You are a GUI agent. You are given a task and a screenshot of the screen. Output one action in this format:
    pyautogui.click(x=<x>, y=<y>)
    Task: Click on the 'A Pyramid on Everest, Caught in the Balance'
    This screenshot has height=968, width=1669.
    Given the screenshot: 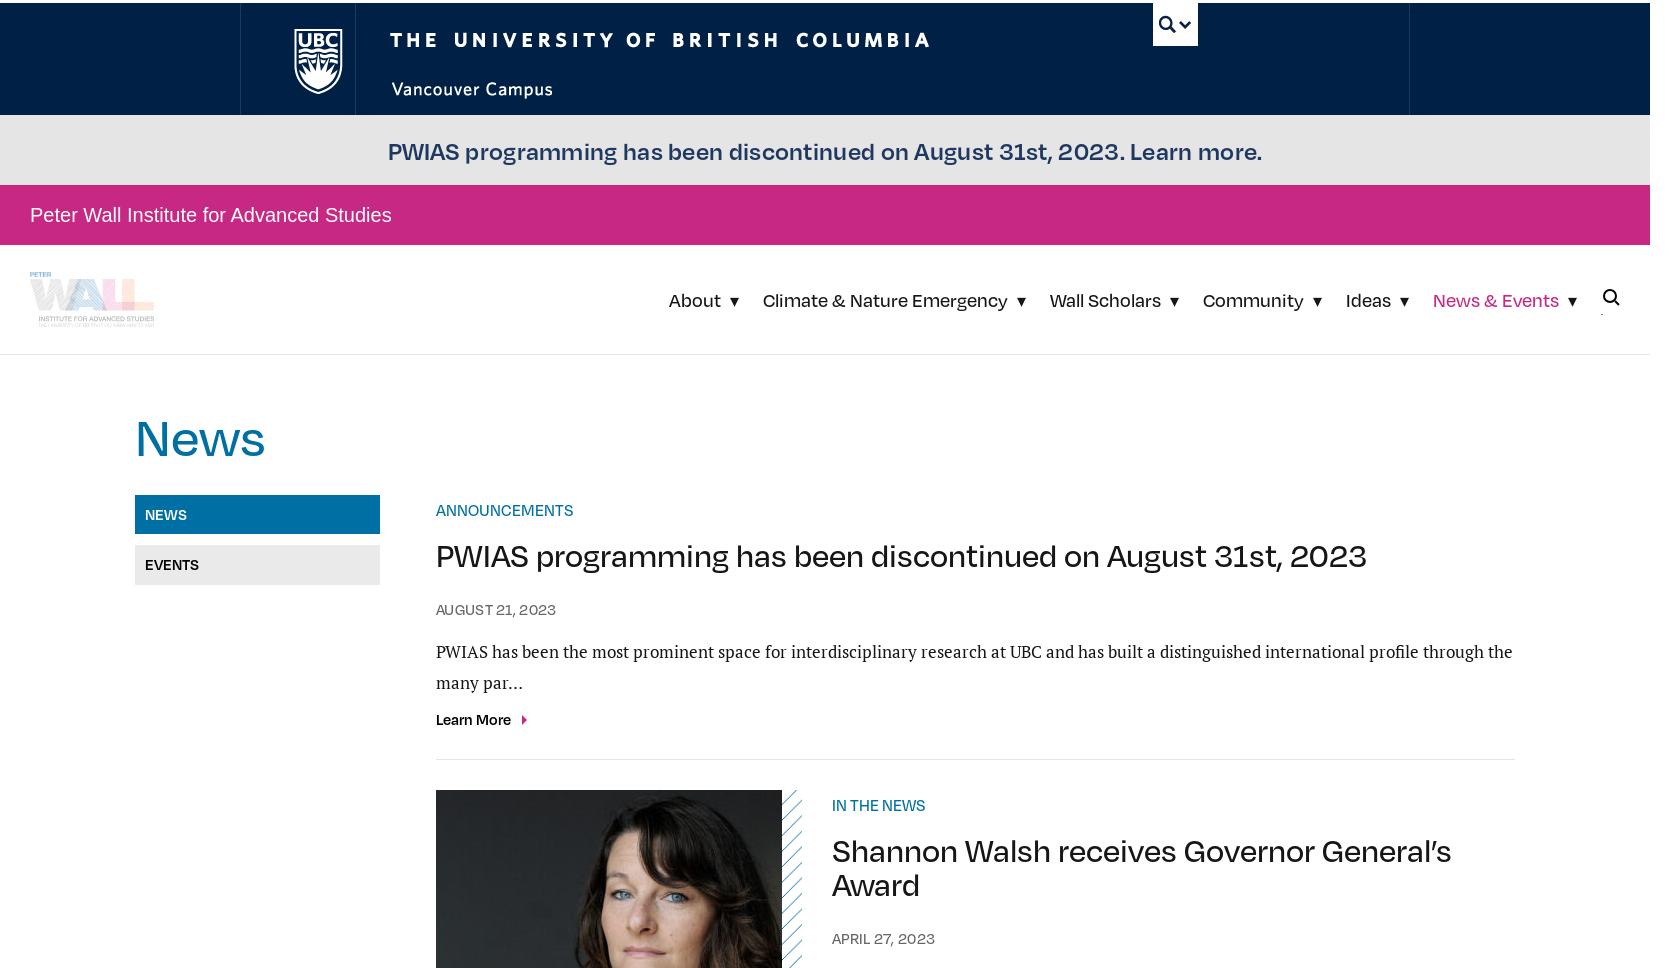 What is the action you would take?
    pyautogui.click(x=1142, y=609)
    